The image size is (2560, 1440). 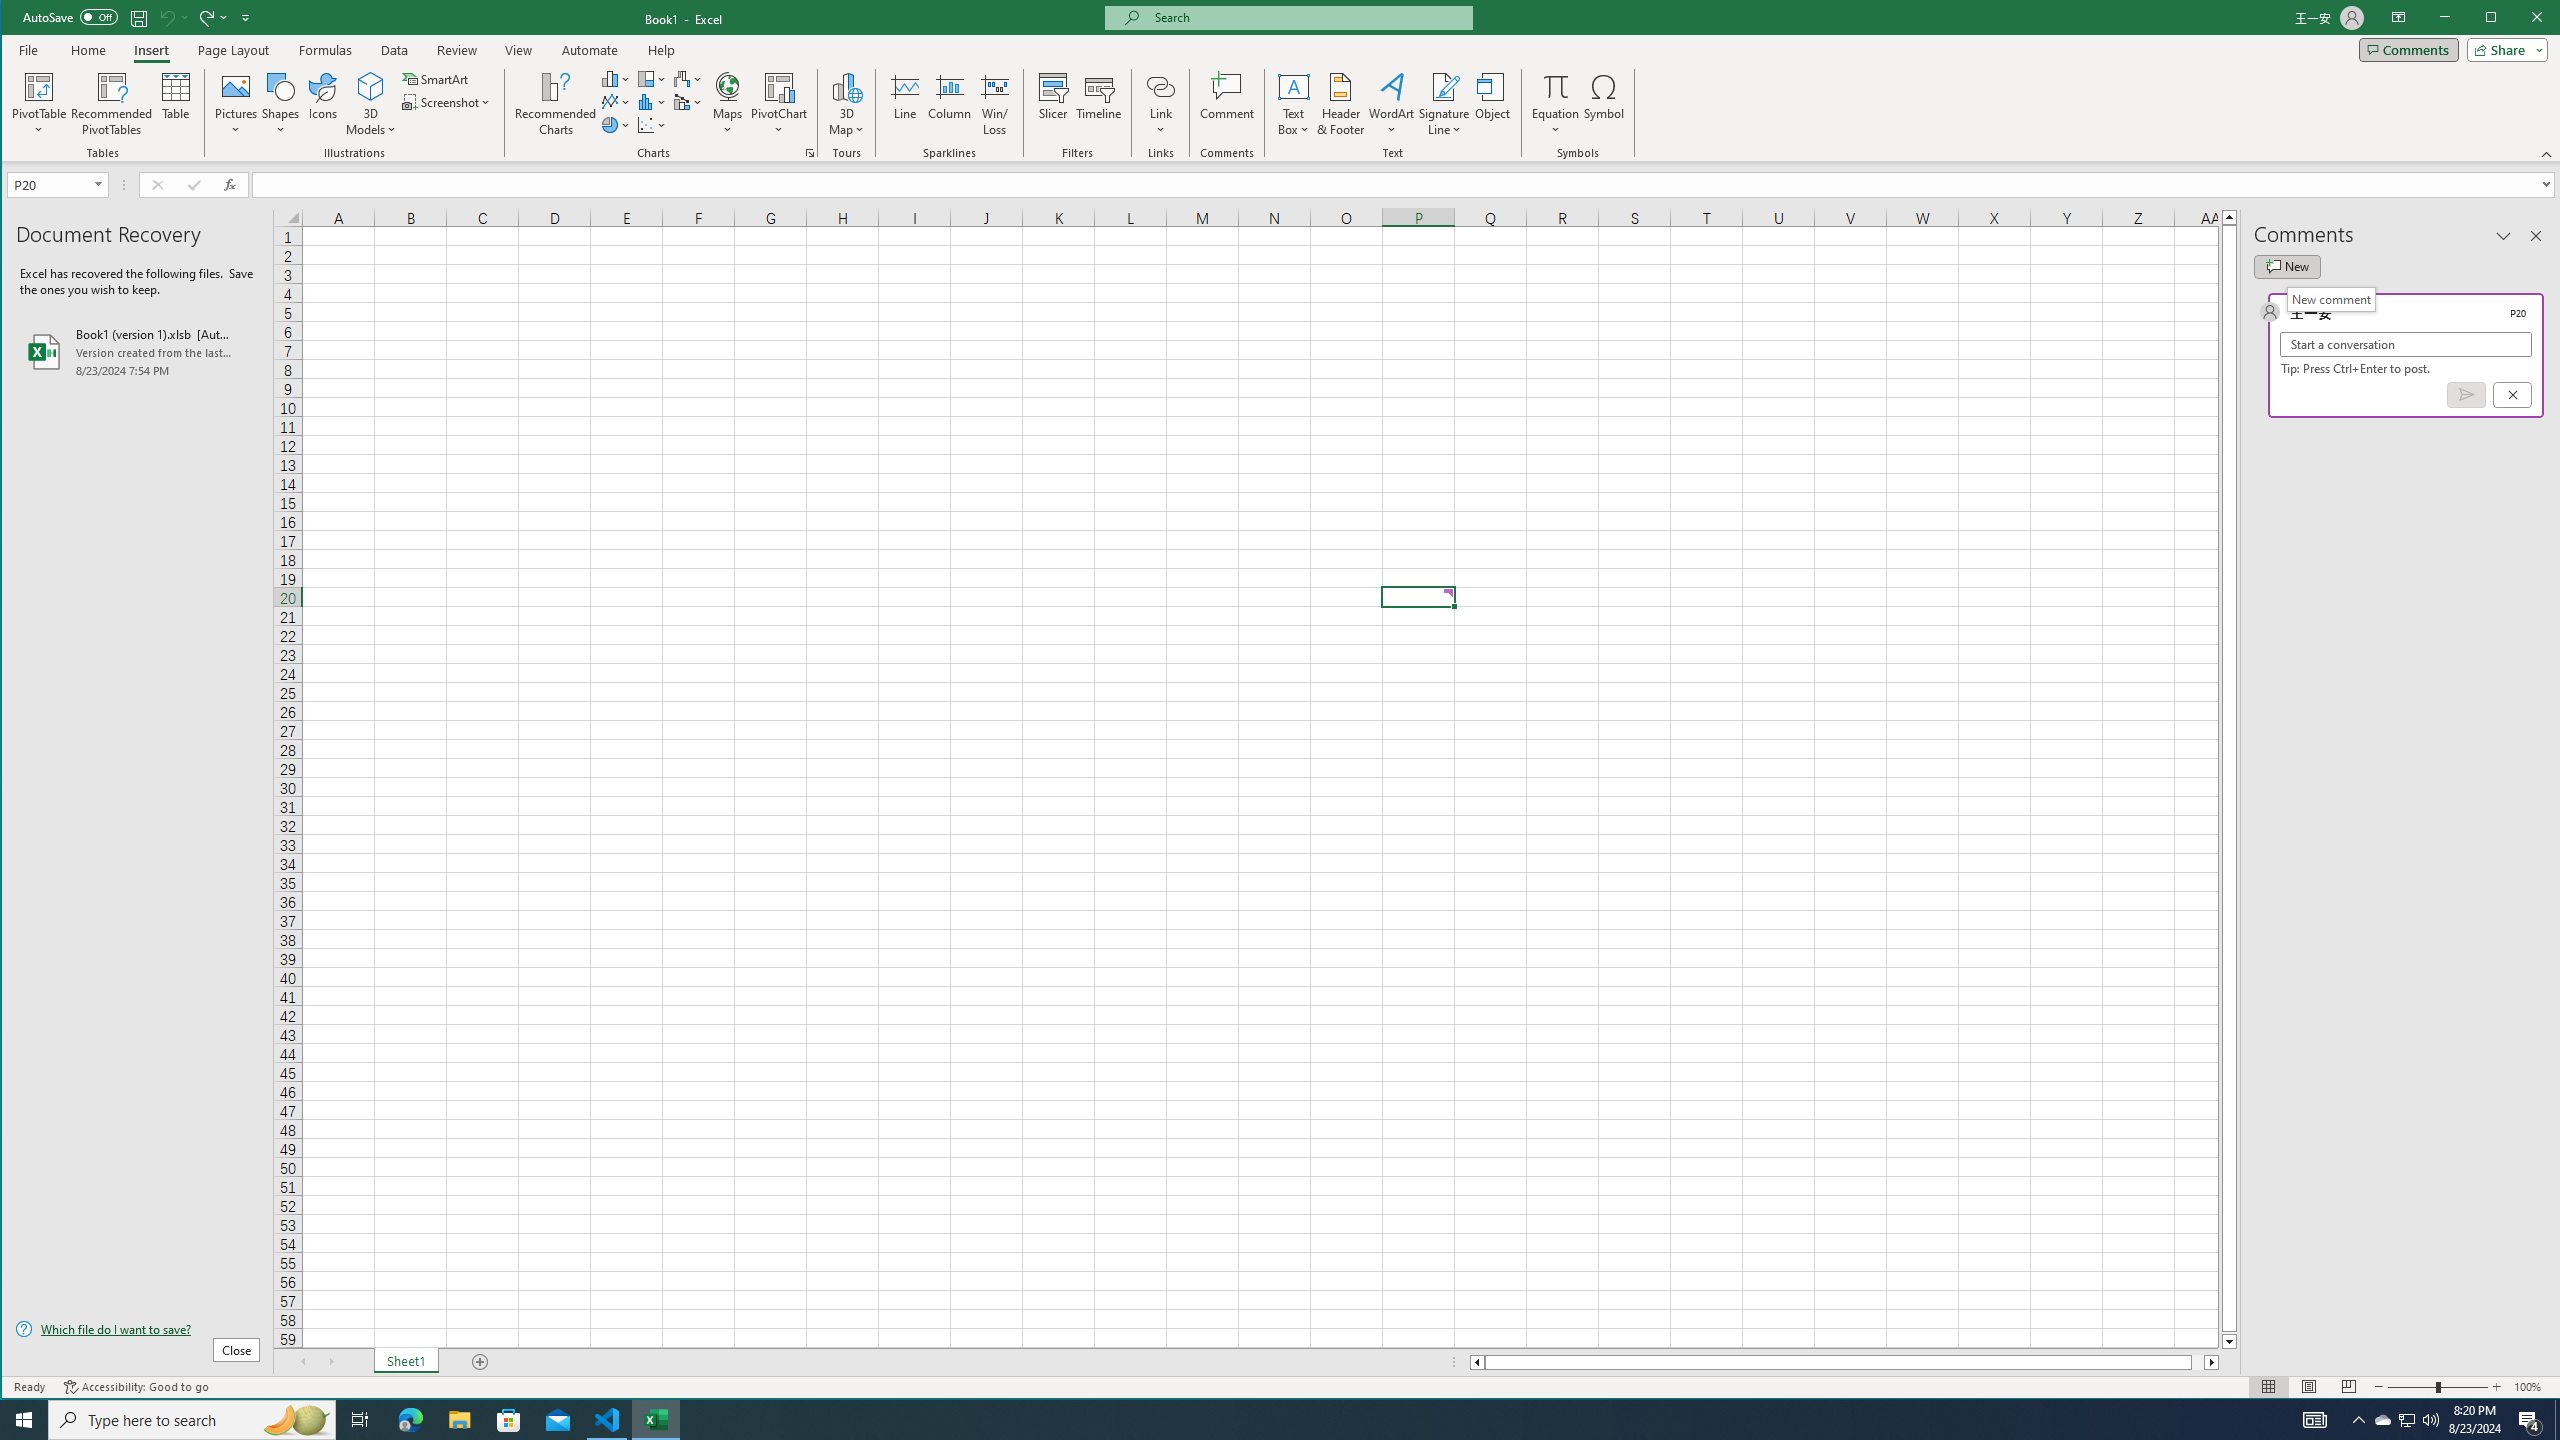 What do you see at coordinates (615, 102) in the screenshot?
I see `'Insert Line or Area Chart'` at bounding box center [615, 102].